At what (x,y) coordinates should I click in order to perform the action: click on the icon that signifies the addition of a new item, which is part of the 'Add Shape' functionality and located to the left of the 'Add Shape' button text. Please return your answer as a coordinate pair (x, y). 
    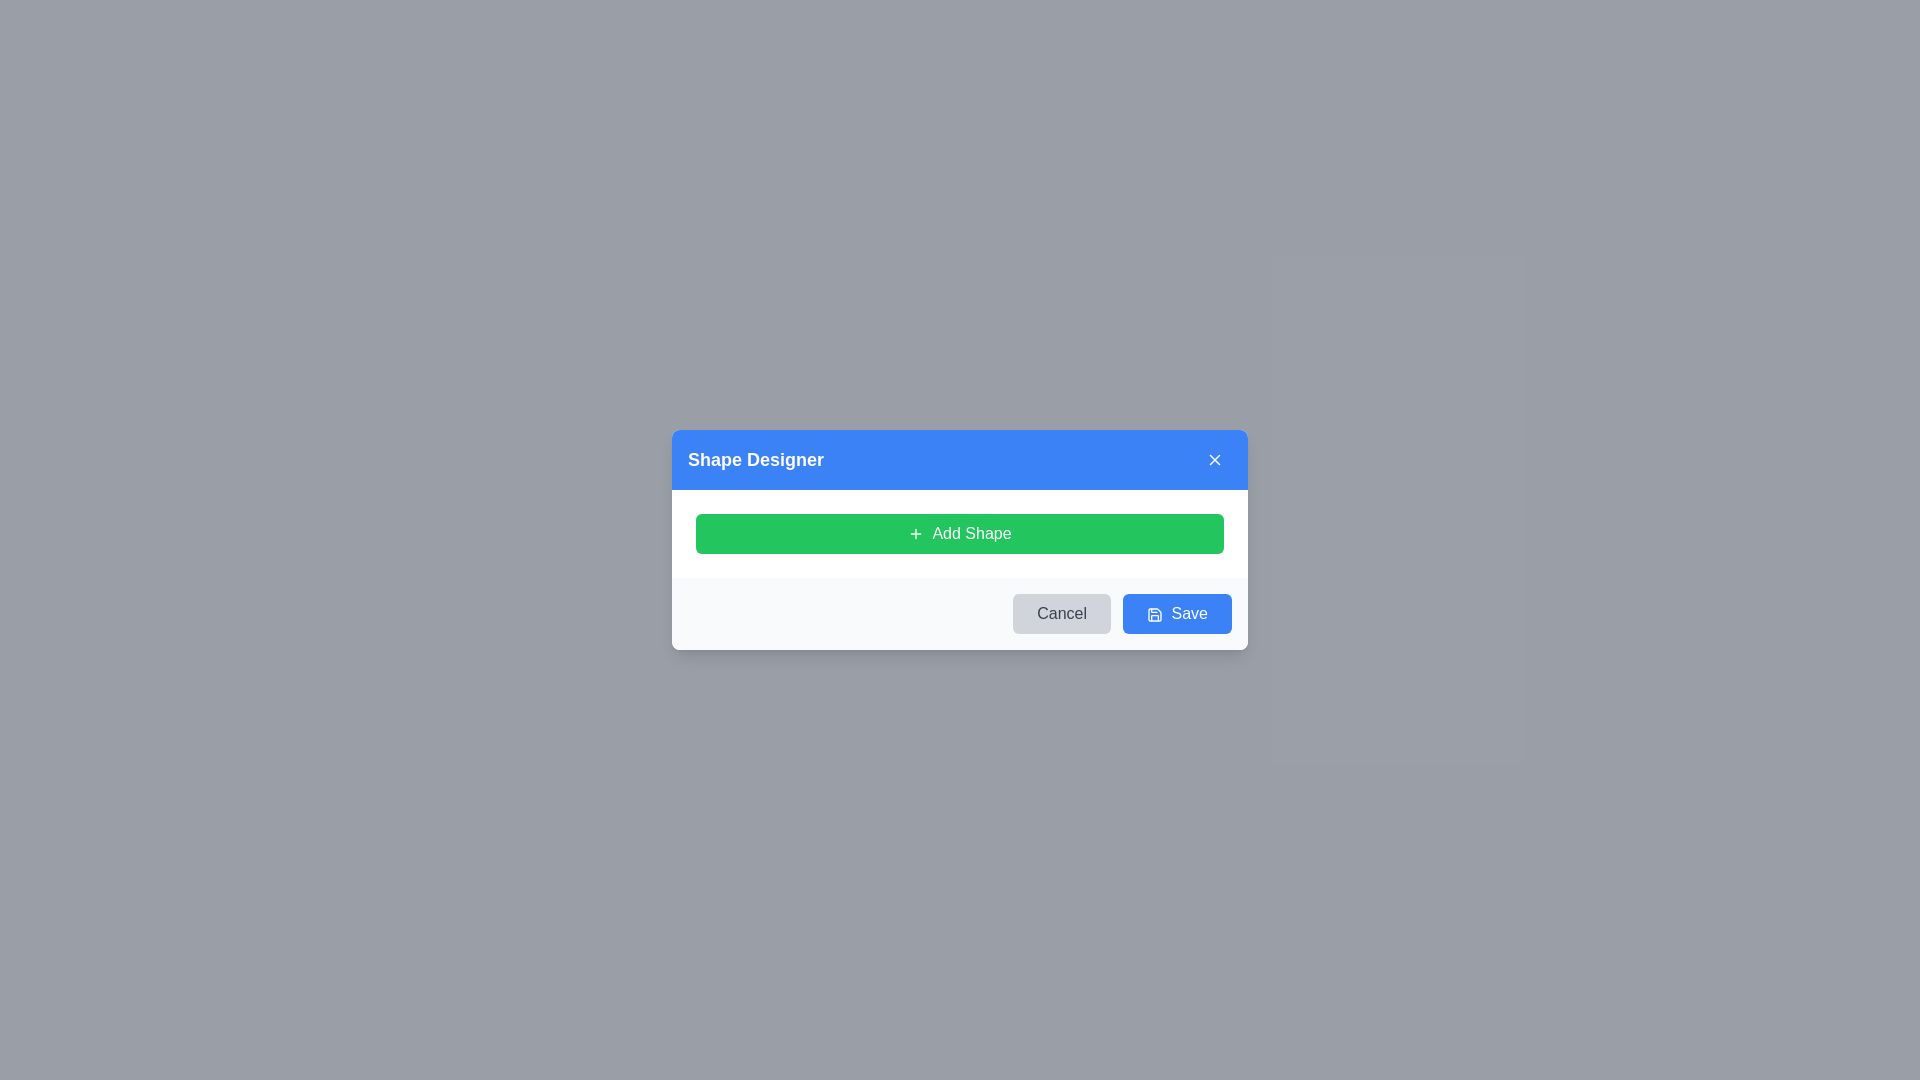
    Looking at the image, I should click on (915, 532).